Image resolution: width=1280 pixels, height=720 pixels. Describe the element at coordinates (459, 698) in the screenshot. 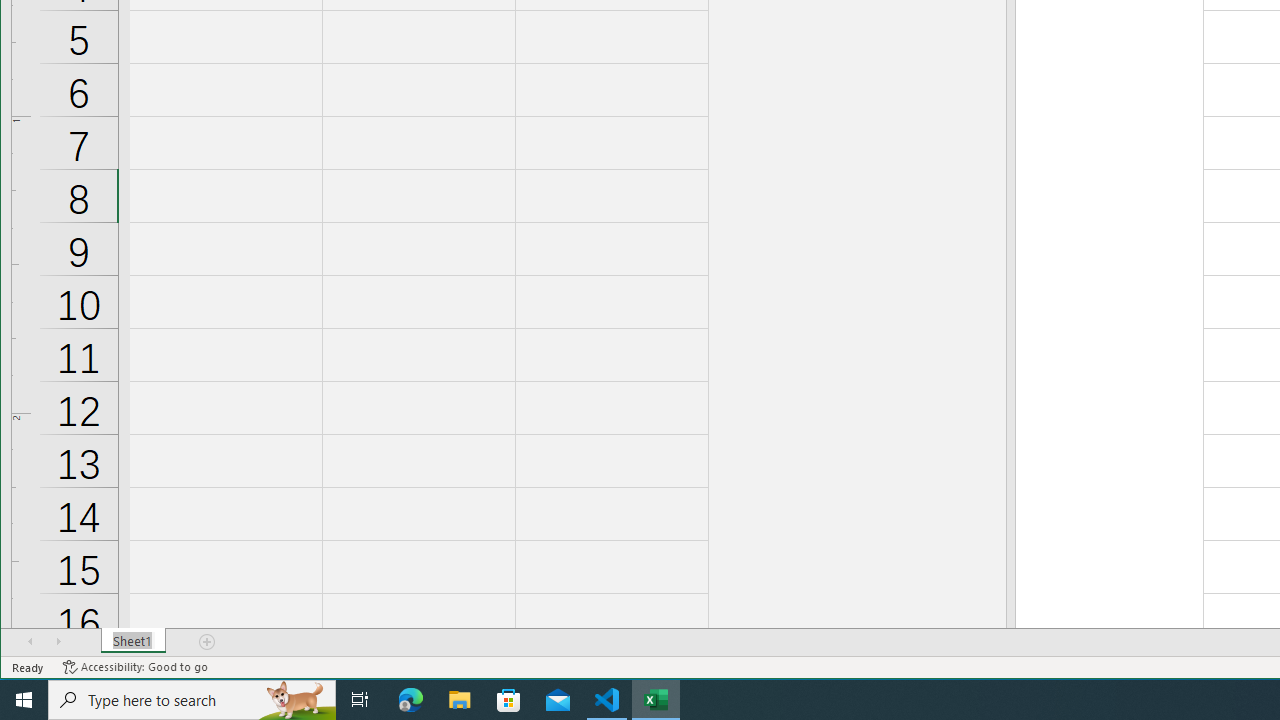

I see `'File Explorer'` at that location.